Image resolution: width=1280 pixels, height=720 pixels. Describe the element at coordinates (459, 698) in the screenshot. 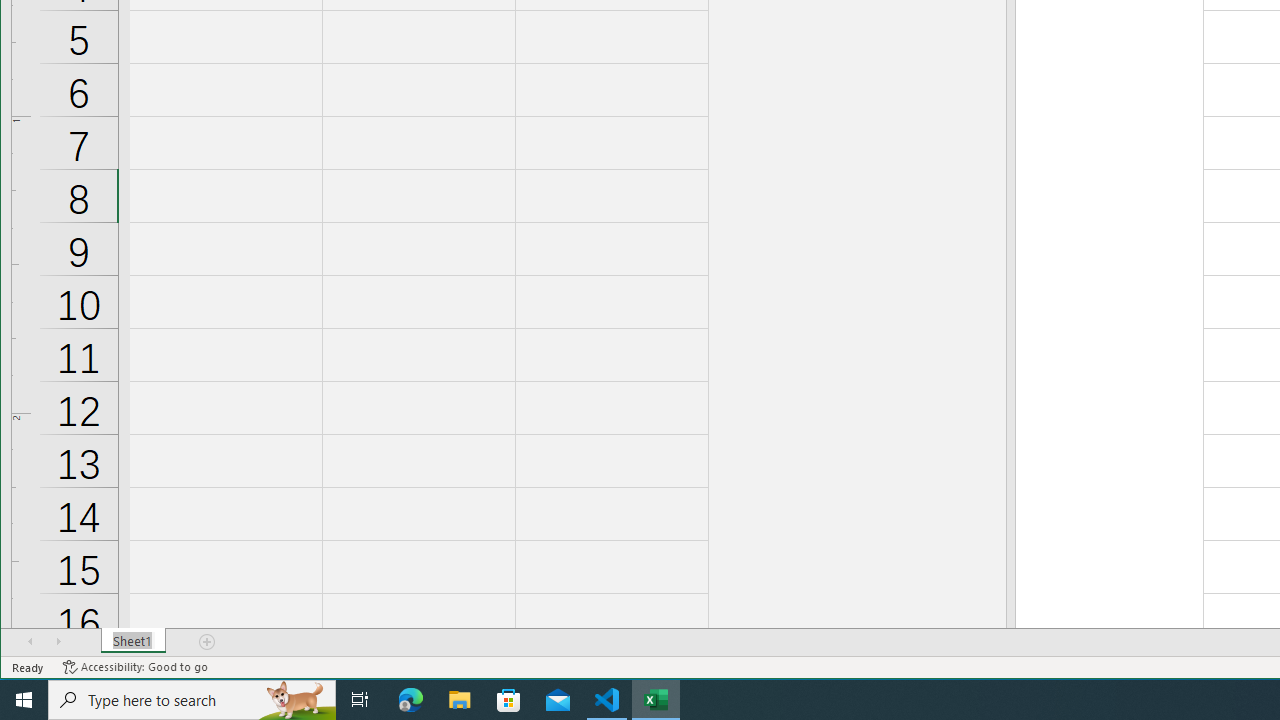

I see `'File Explorer'` at that location.